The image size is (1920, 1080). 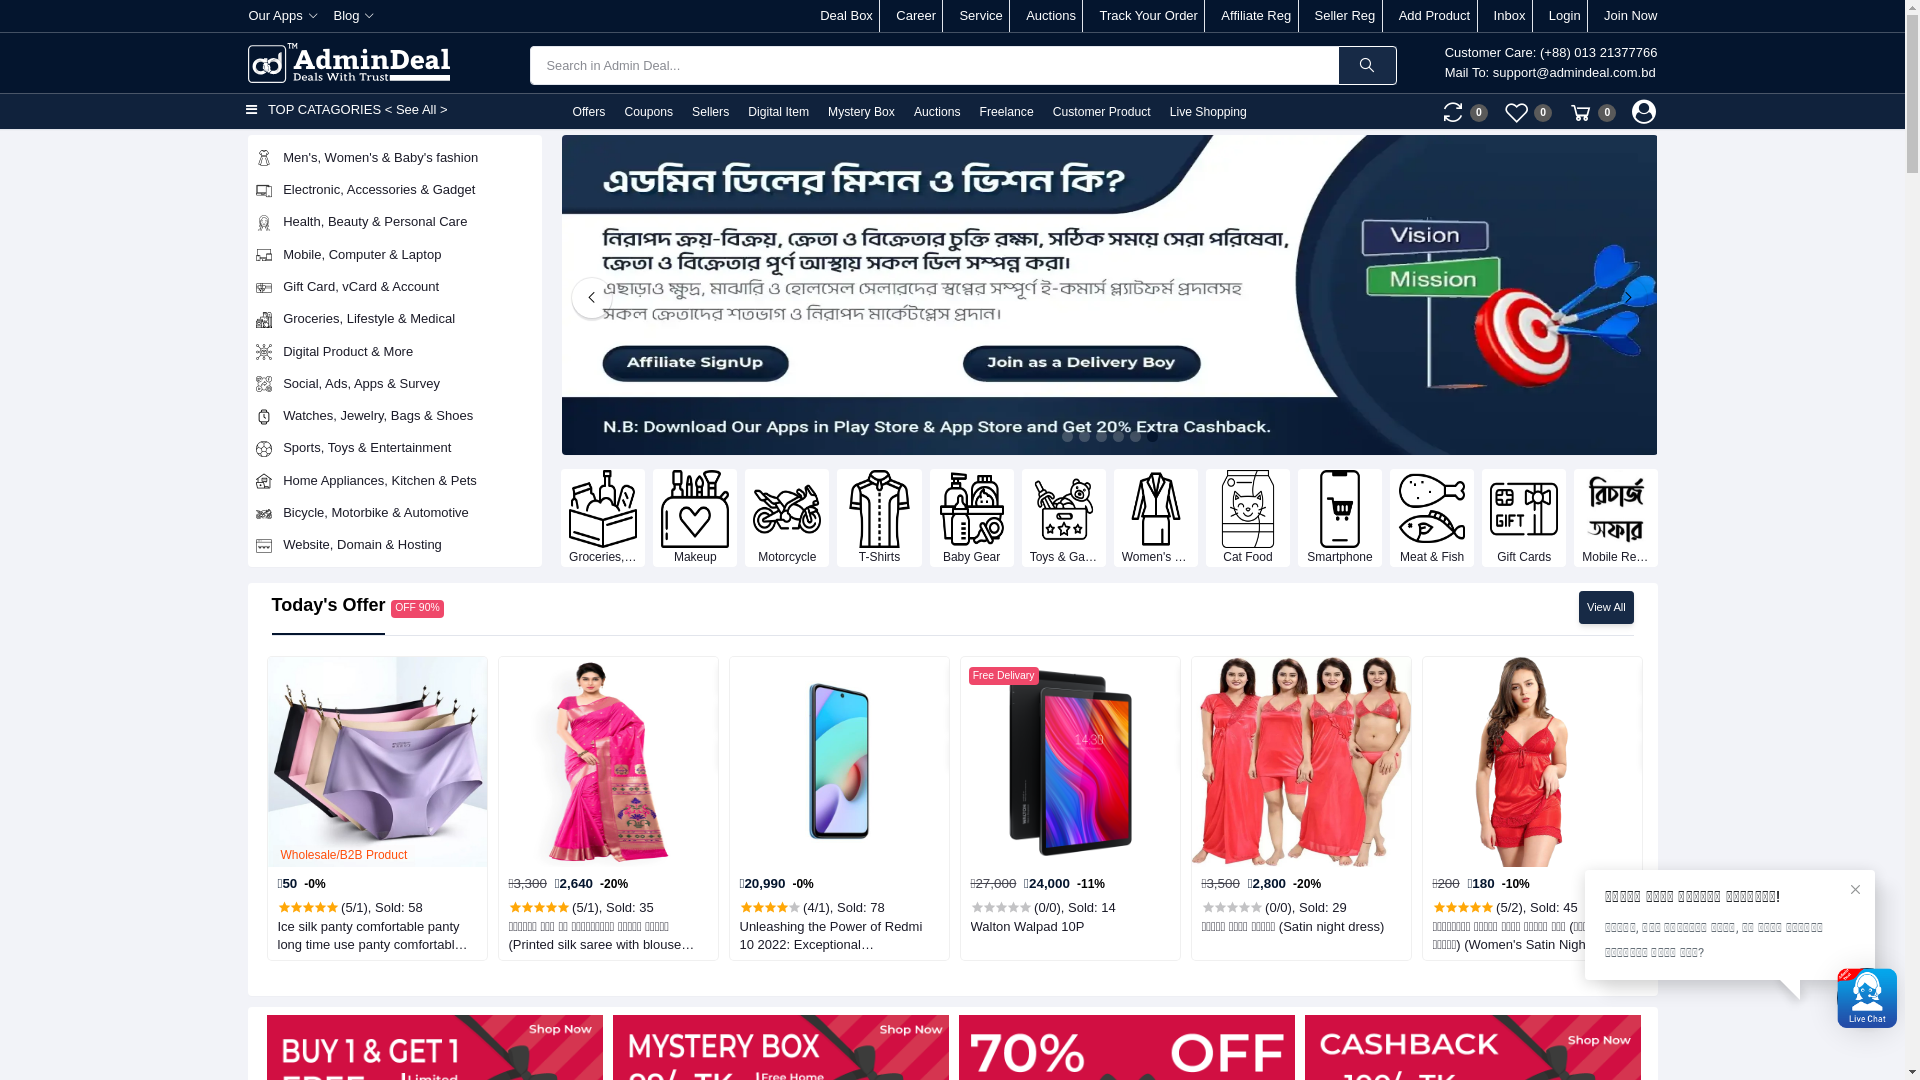 I want to click on 'Affiliate Reg', so click(x=1255, y=15).